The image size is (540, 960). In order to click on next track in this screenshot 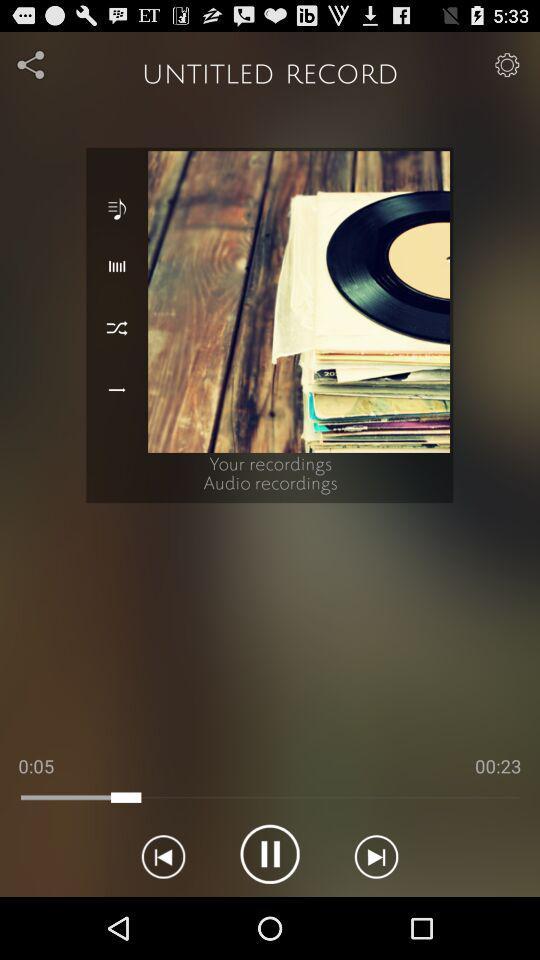, I will do `click(376, 853)`.